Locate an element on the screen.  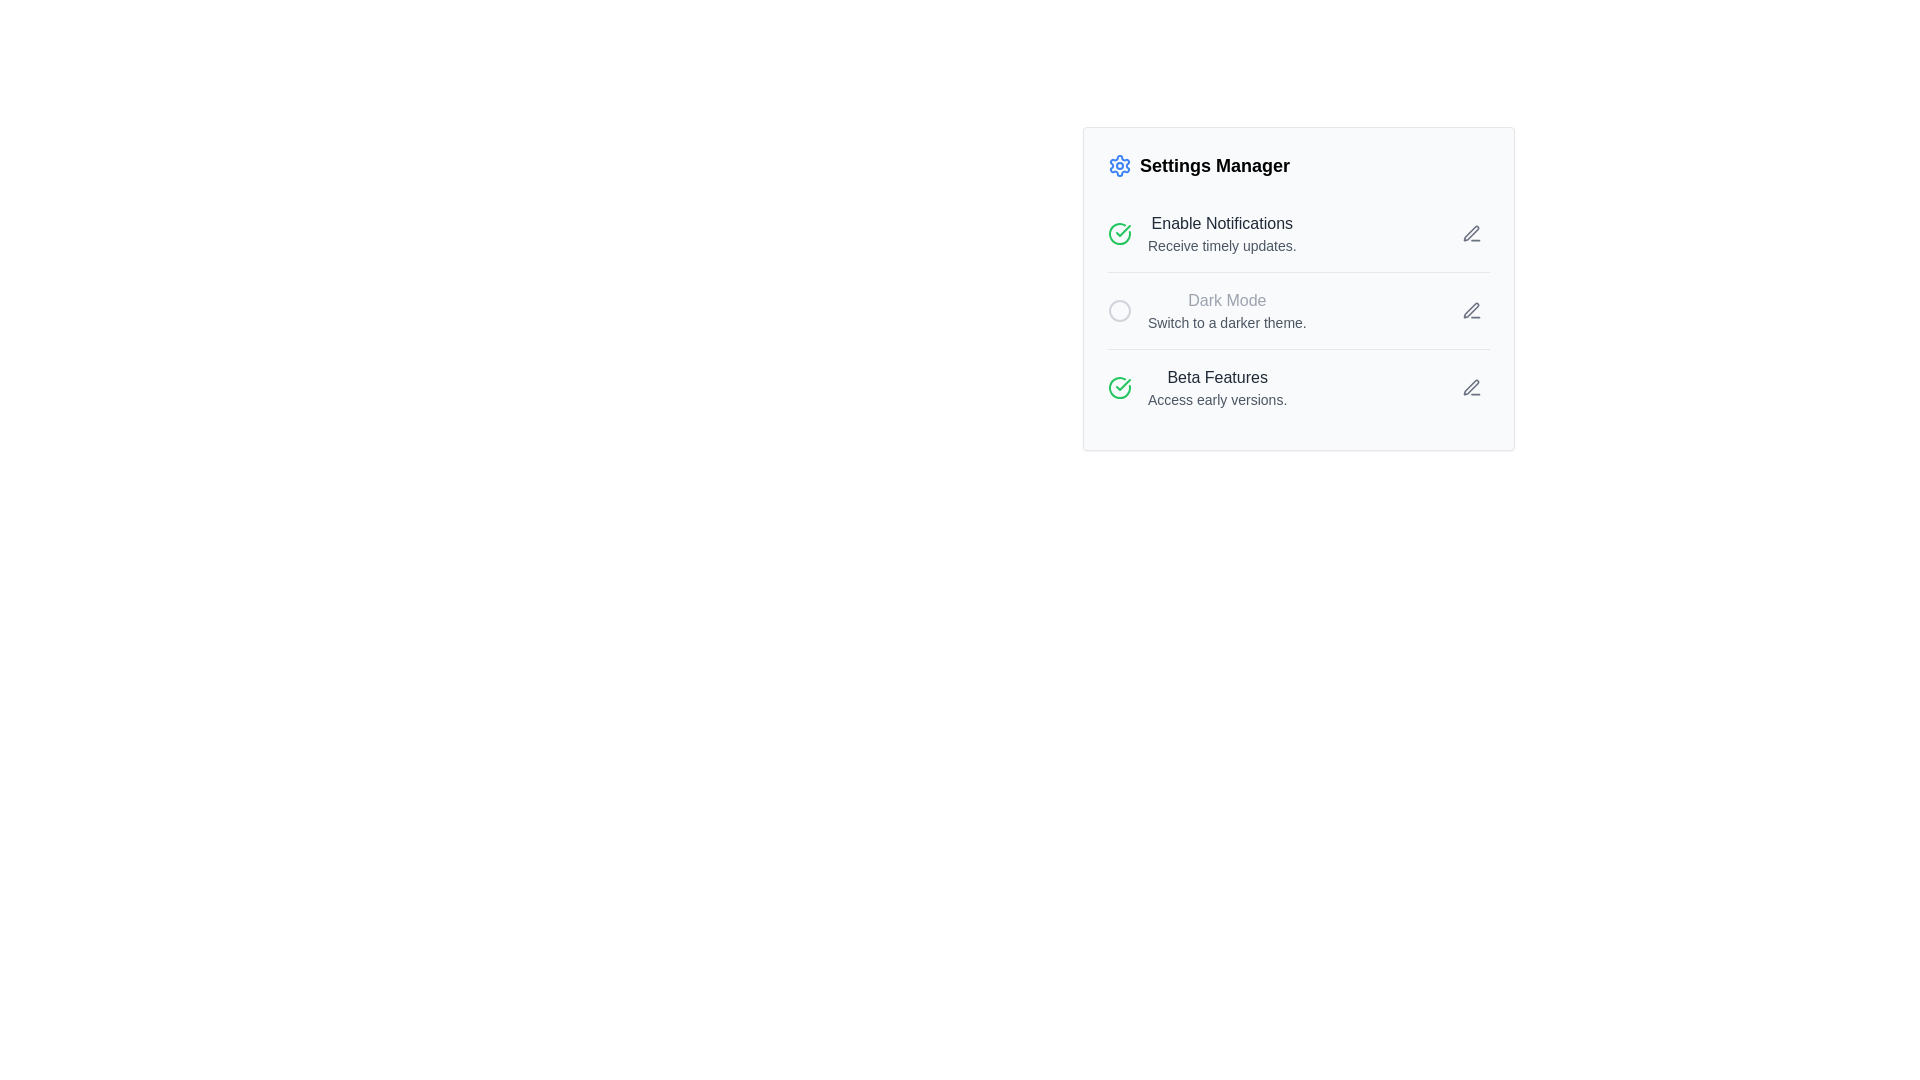
the pen-shaped icon used for editing, located to the far-right of the 'Enable Notifications' item in the 'Settings Manager' section is located at coordinates (1471, 232).